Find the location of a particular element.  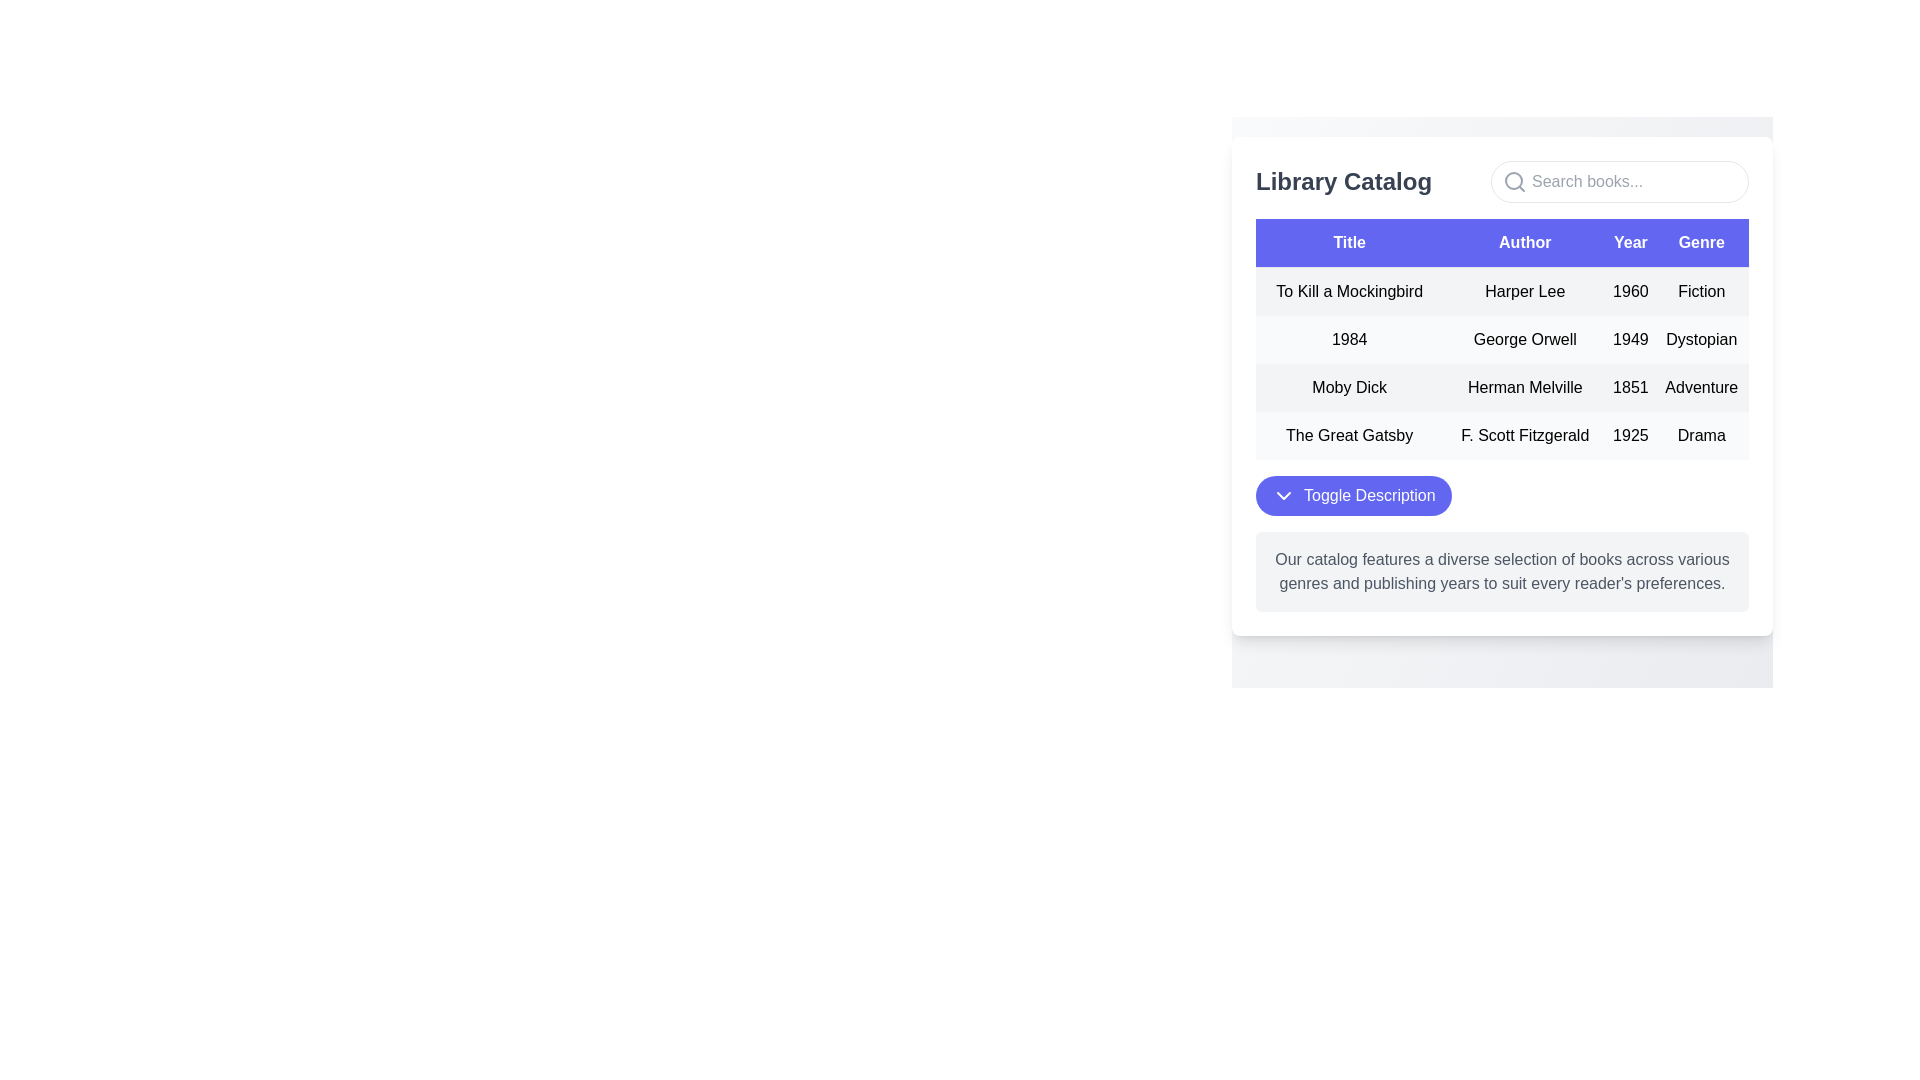

the static text element displaying 'Adventure' in the fourth column of the third row under the 'Genre' header is located at coordinates (1700, 388).